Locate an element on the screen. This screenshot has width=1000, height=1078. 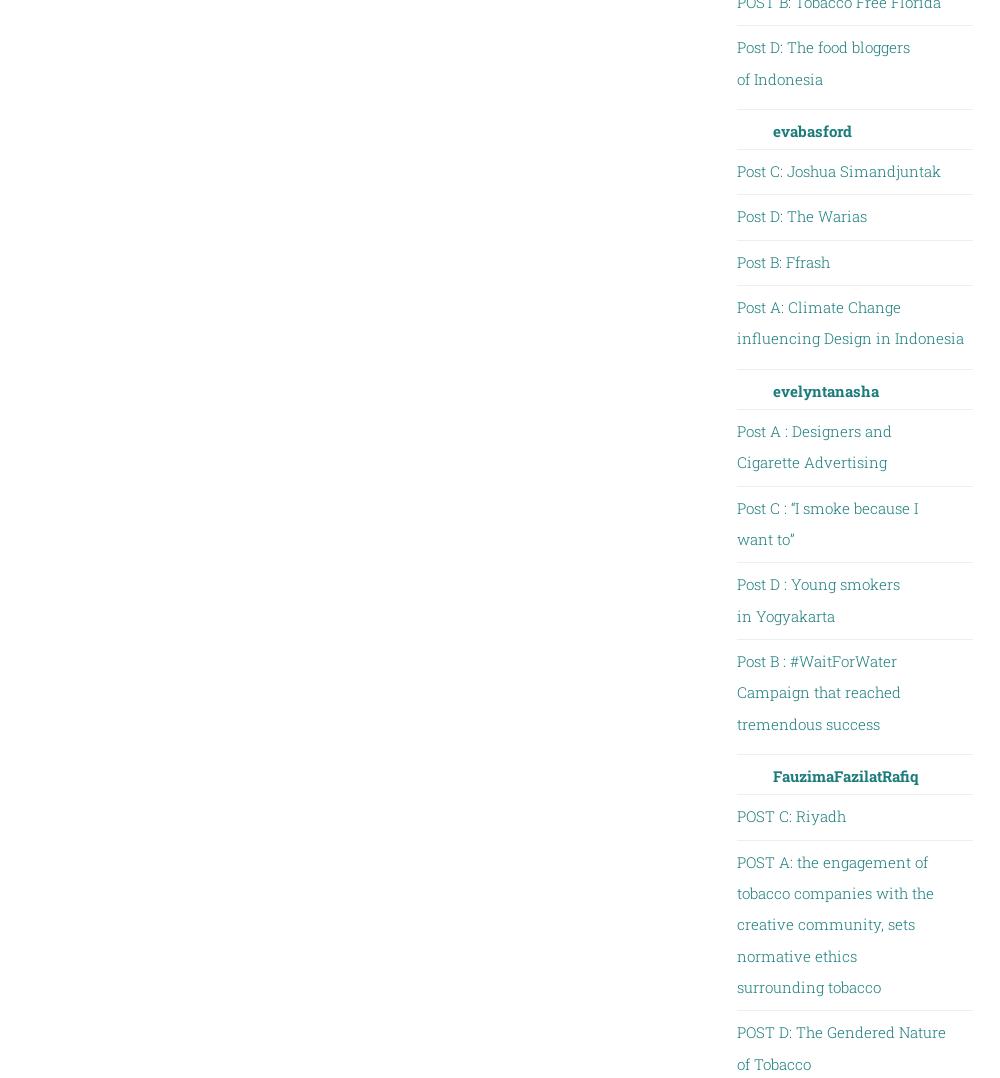
'Post C: Joshua Simandjuntak' is located at coordinates (837, 169).